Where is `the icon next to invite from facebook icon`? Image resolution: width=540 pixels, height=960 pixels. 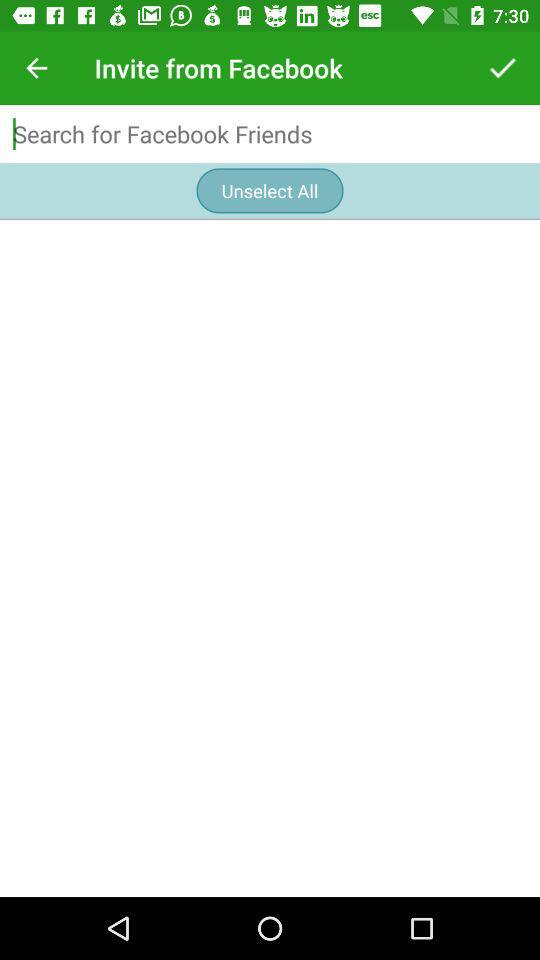
the icon next to invite from facebook icon is located at coordinates (502, 68).